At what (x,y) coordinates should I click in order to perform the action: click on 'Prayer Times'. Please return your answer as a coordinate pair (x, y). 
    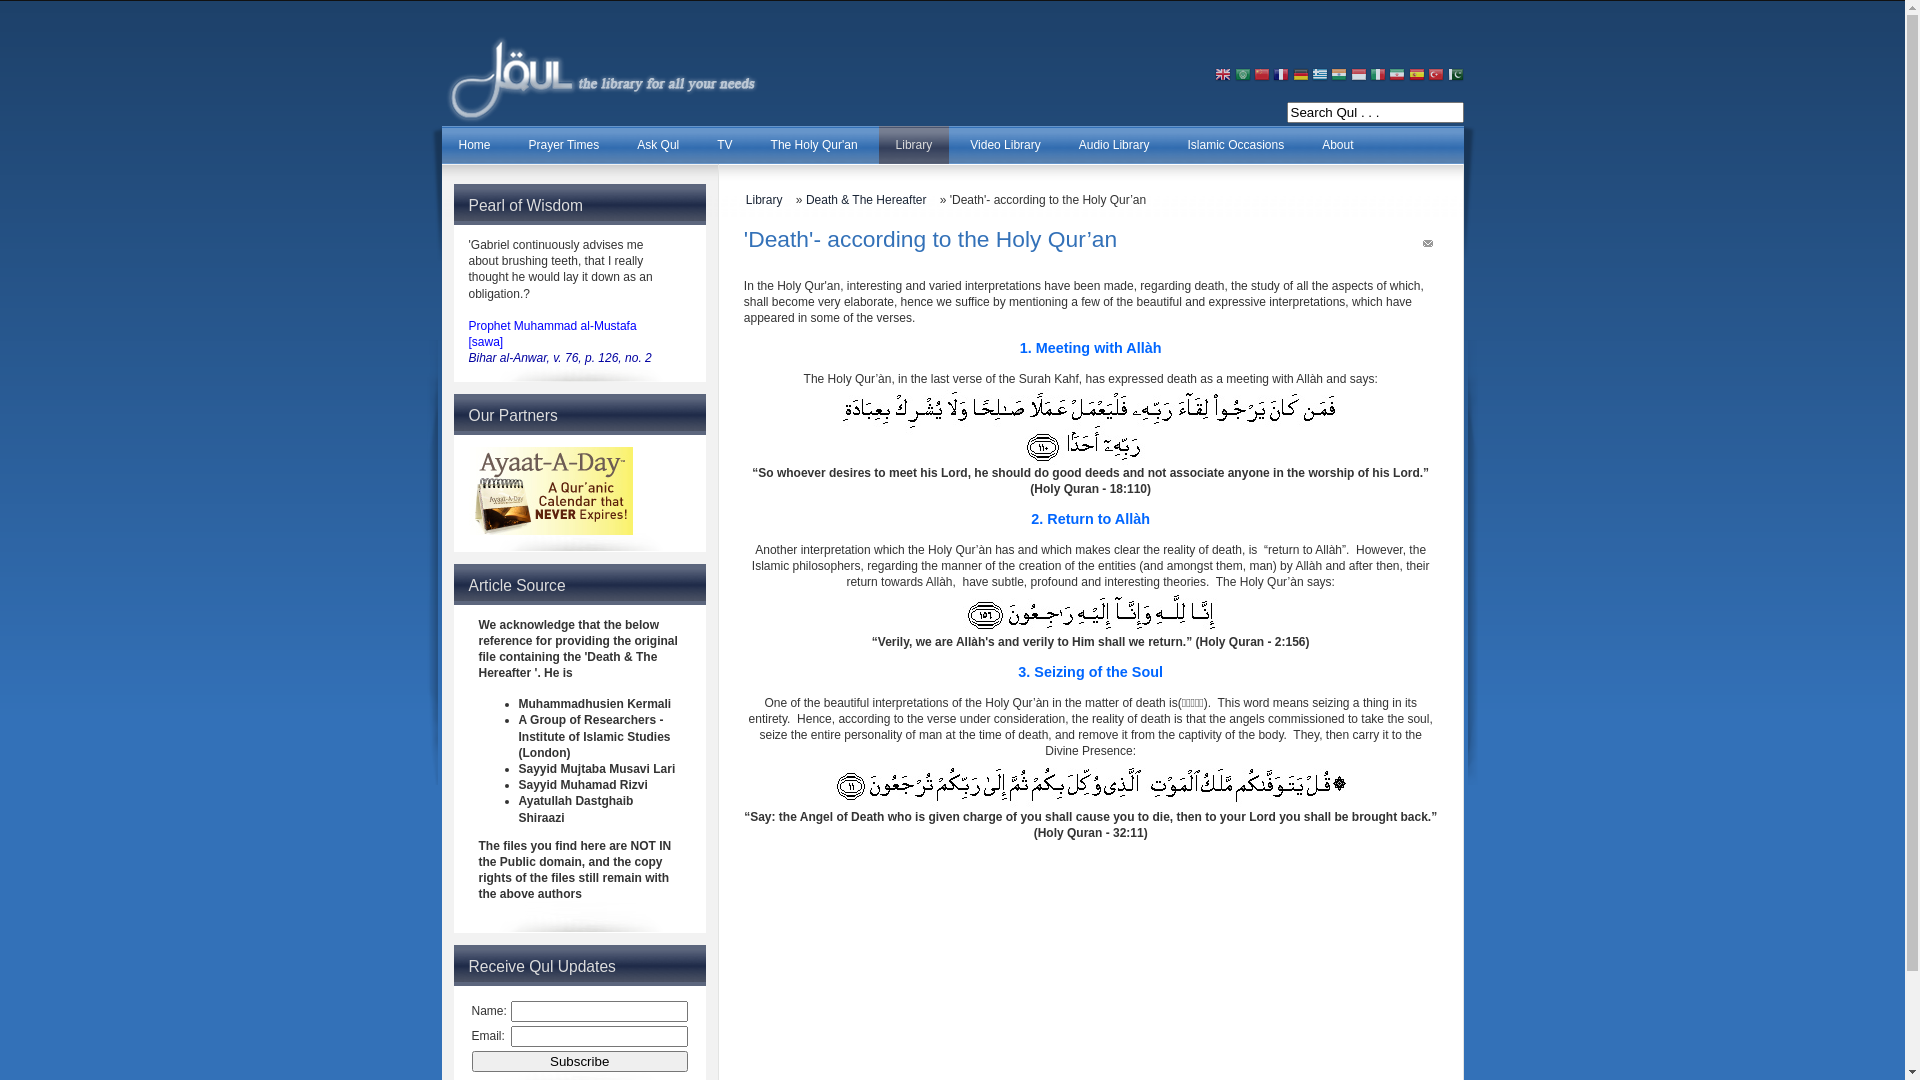
    Looking at the image, I should click on (512, 144).